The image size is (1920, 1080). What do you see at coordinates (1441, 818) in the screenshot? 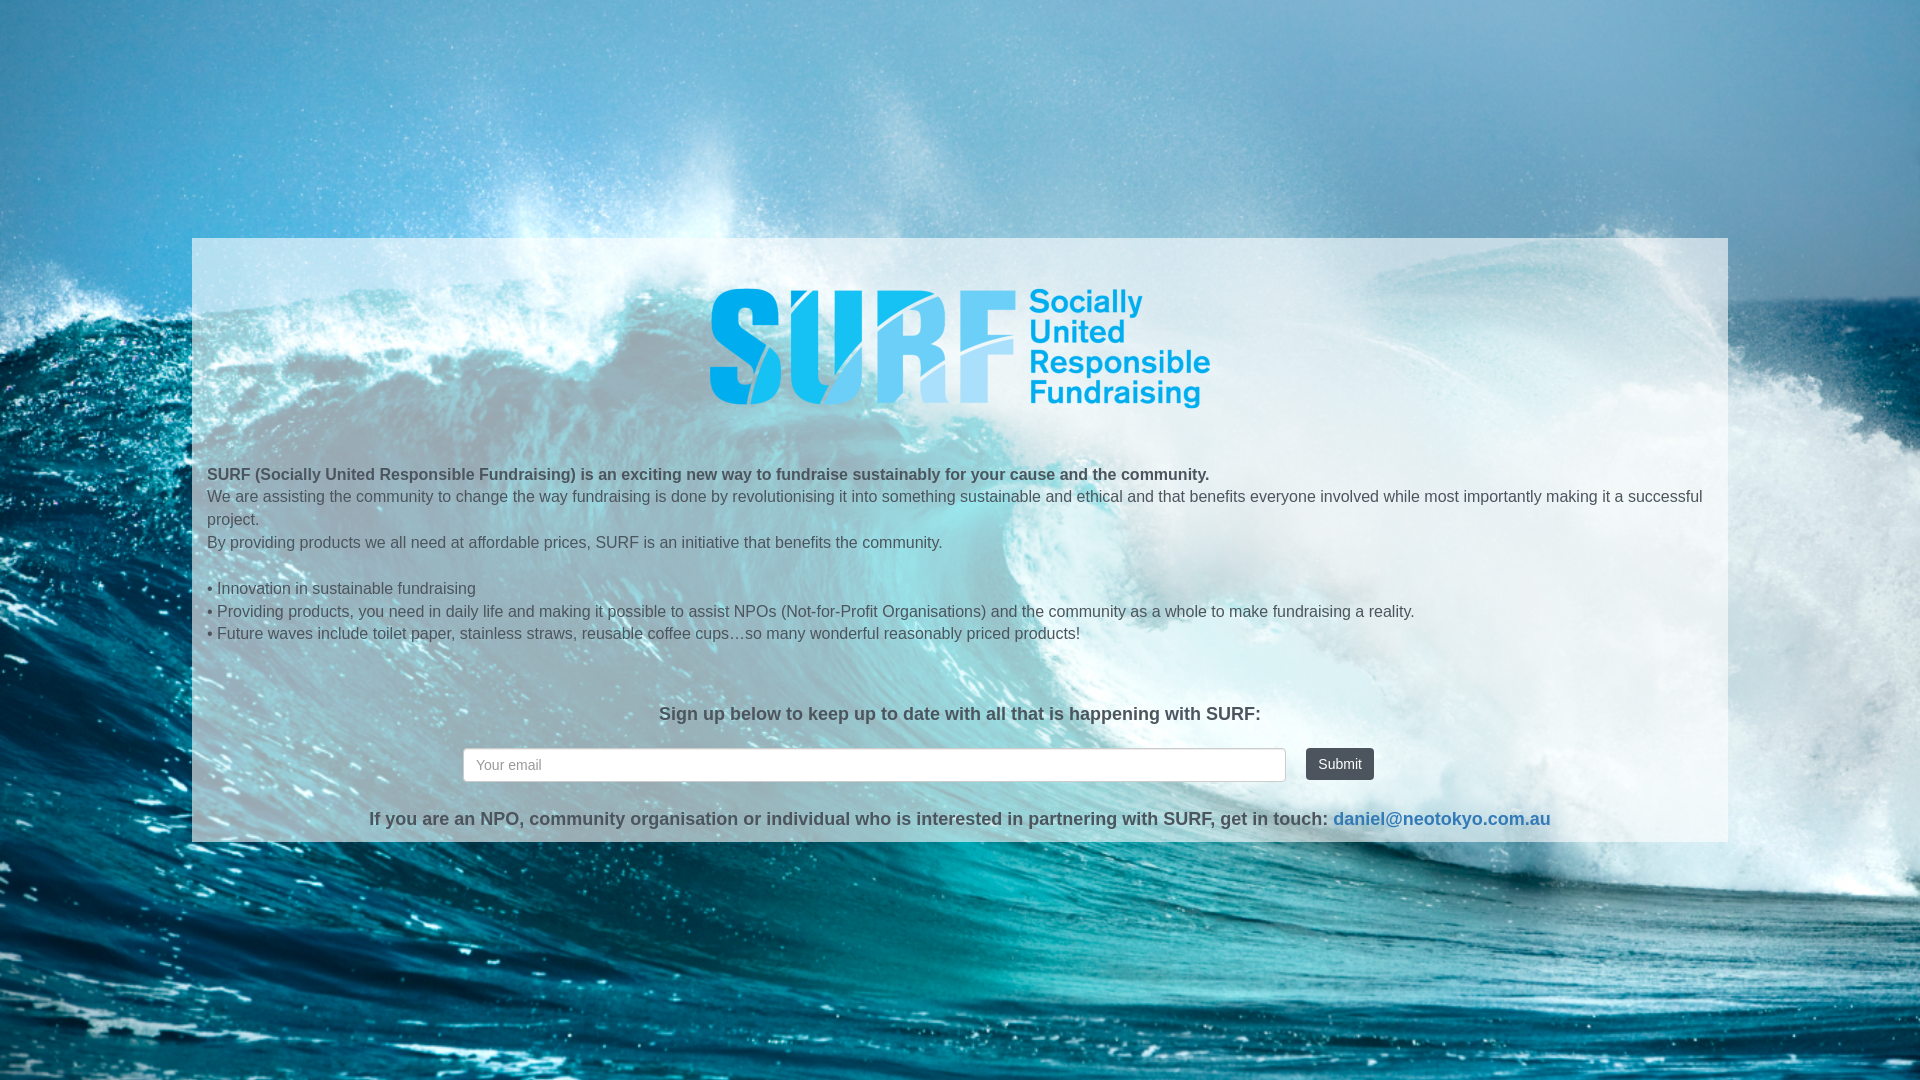
I see `'daniel@neotokyo.com.au'` at bounding box center [1441, 818].